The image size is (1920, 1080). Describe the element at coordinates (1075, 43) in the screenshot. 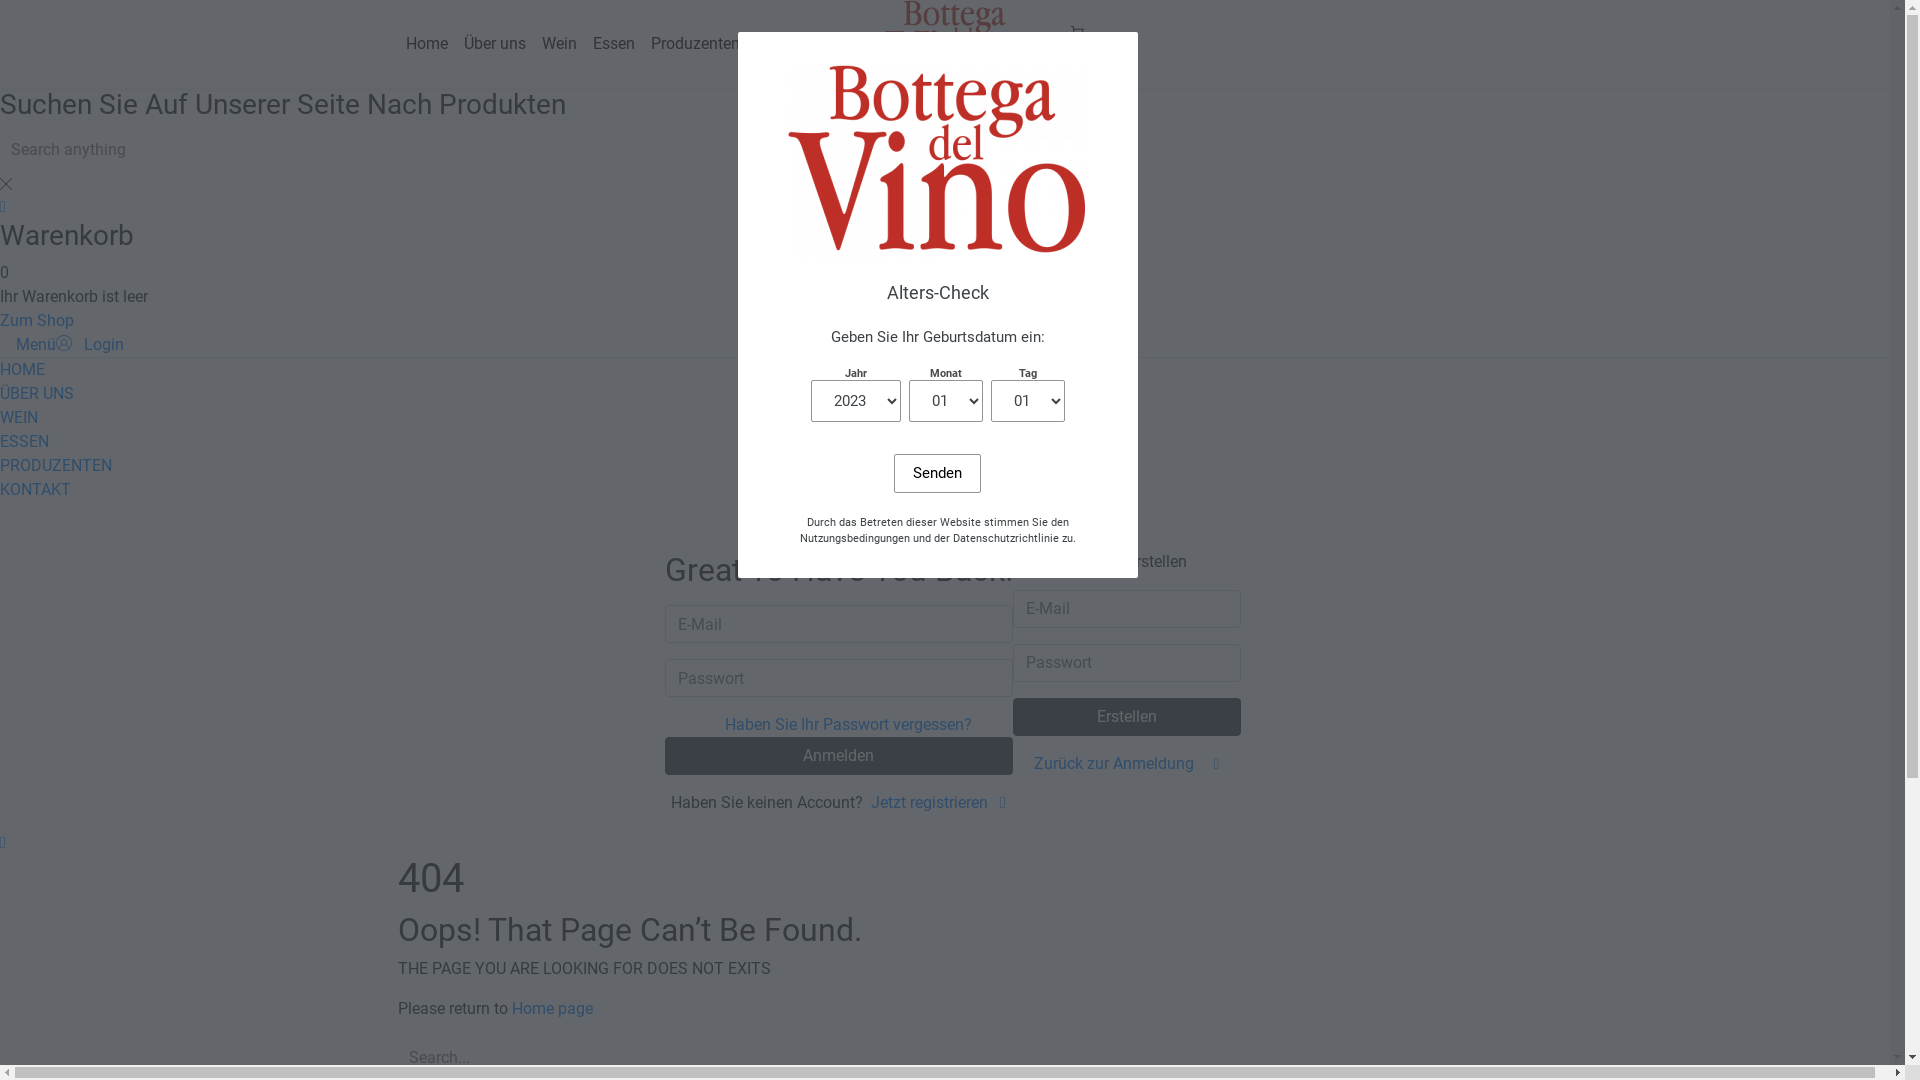

I see `'0'` at that location.